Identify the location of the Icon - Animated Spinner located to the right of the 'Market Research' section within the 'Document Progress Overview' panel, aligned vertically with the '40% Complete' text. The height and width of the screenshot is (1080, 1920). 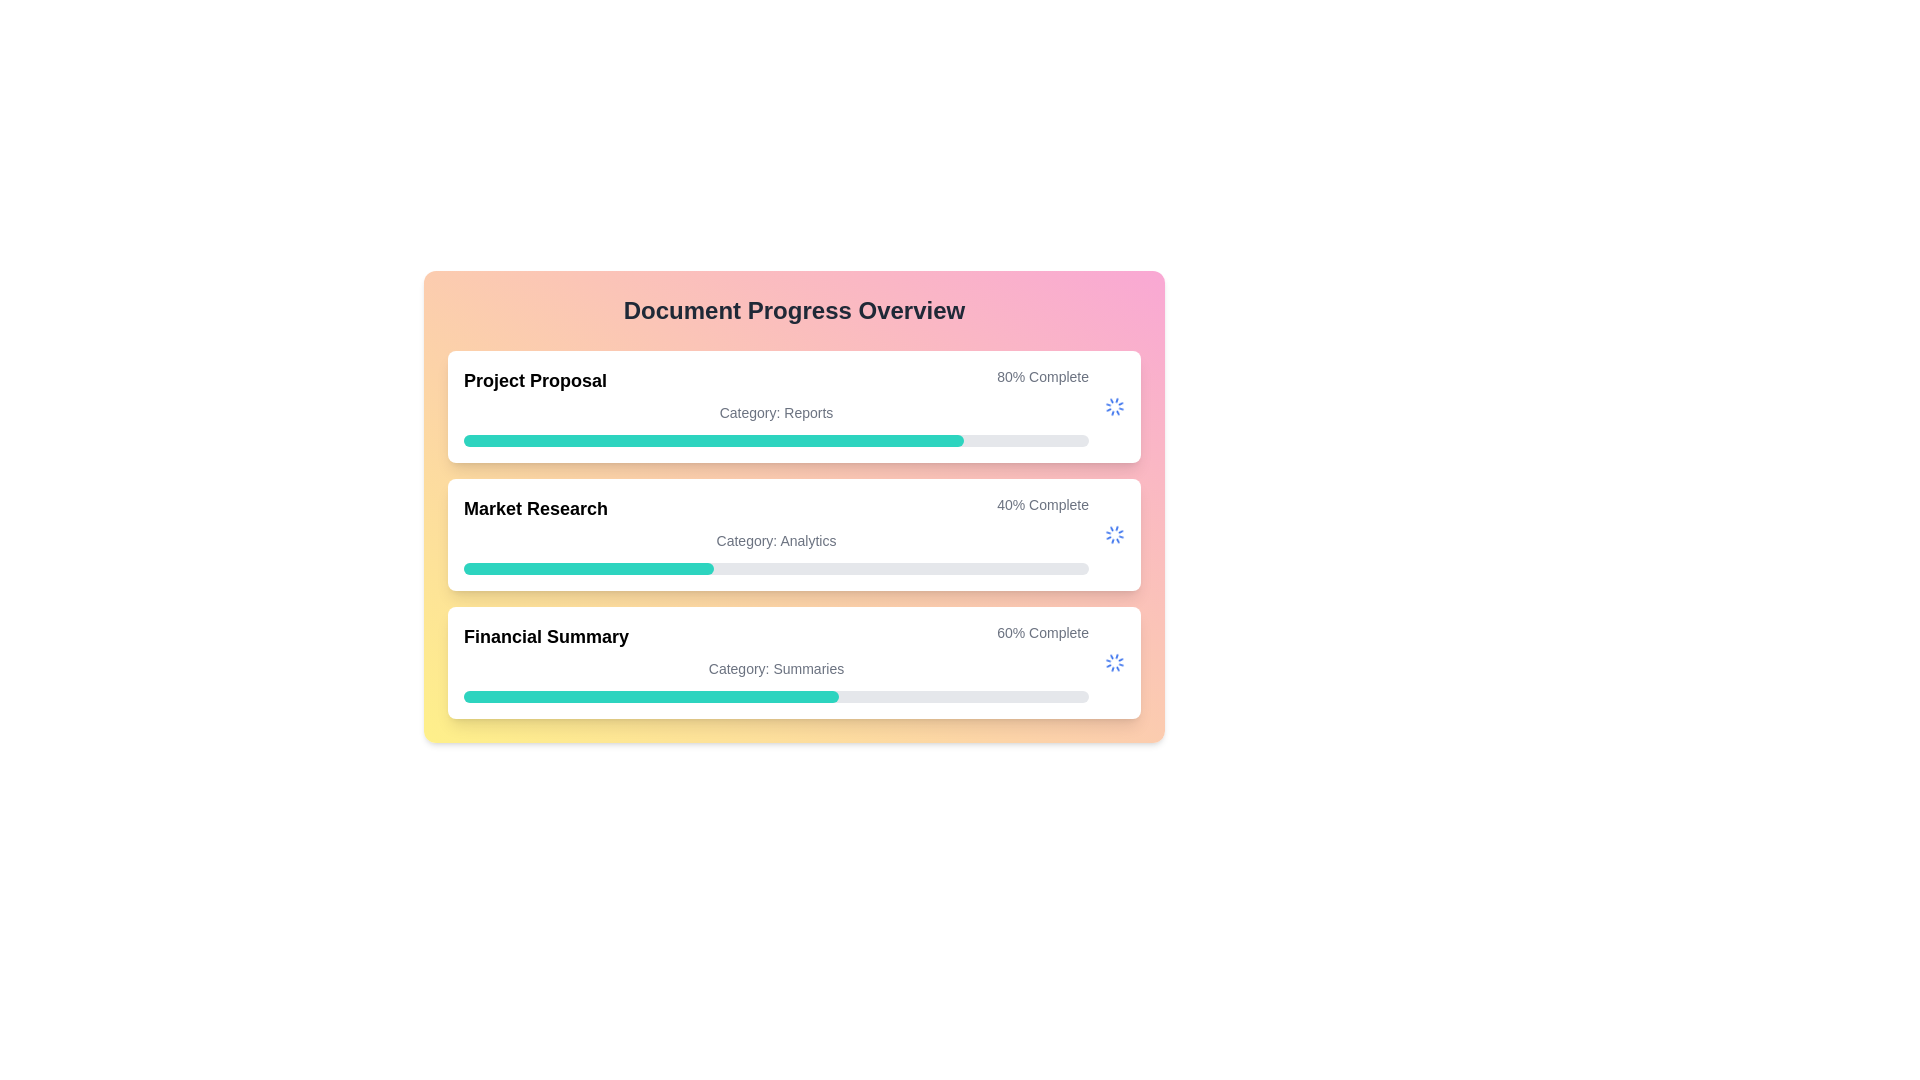
(1113, 534).